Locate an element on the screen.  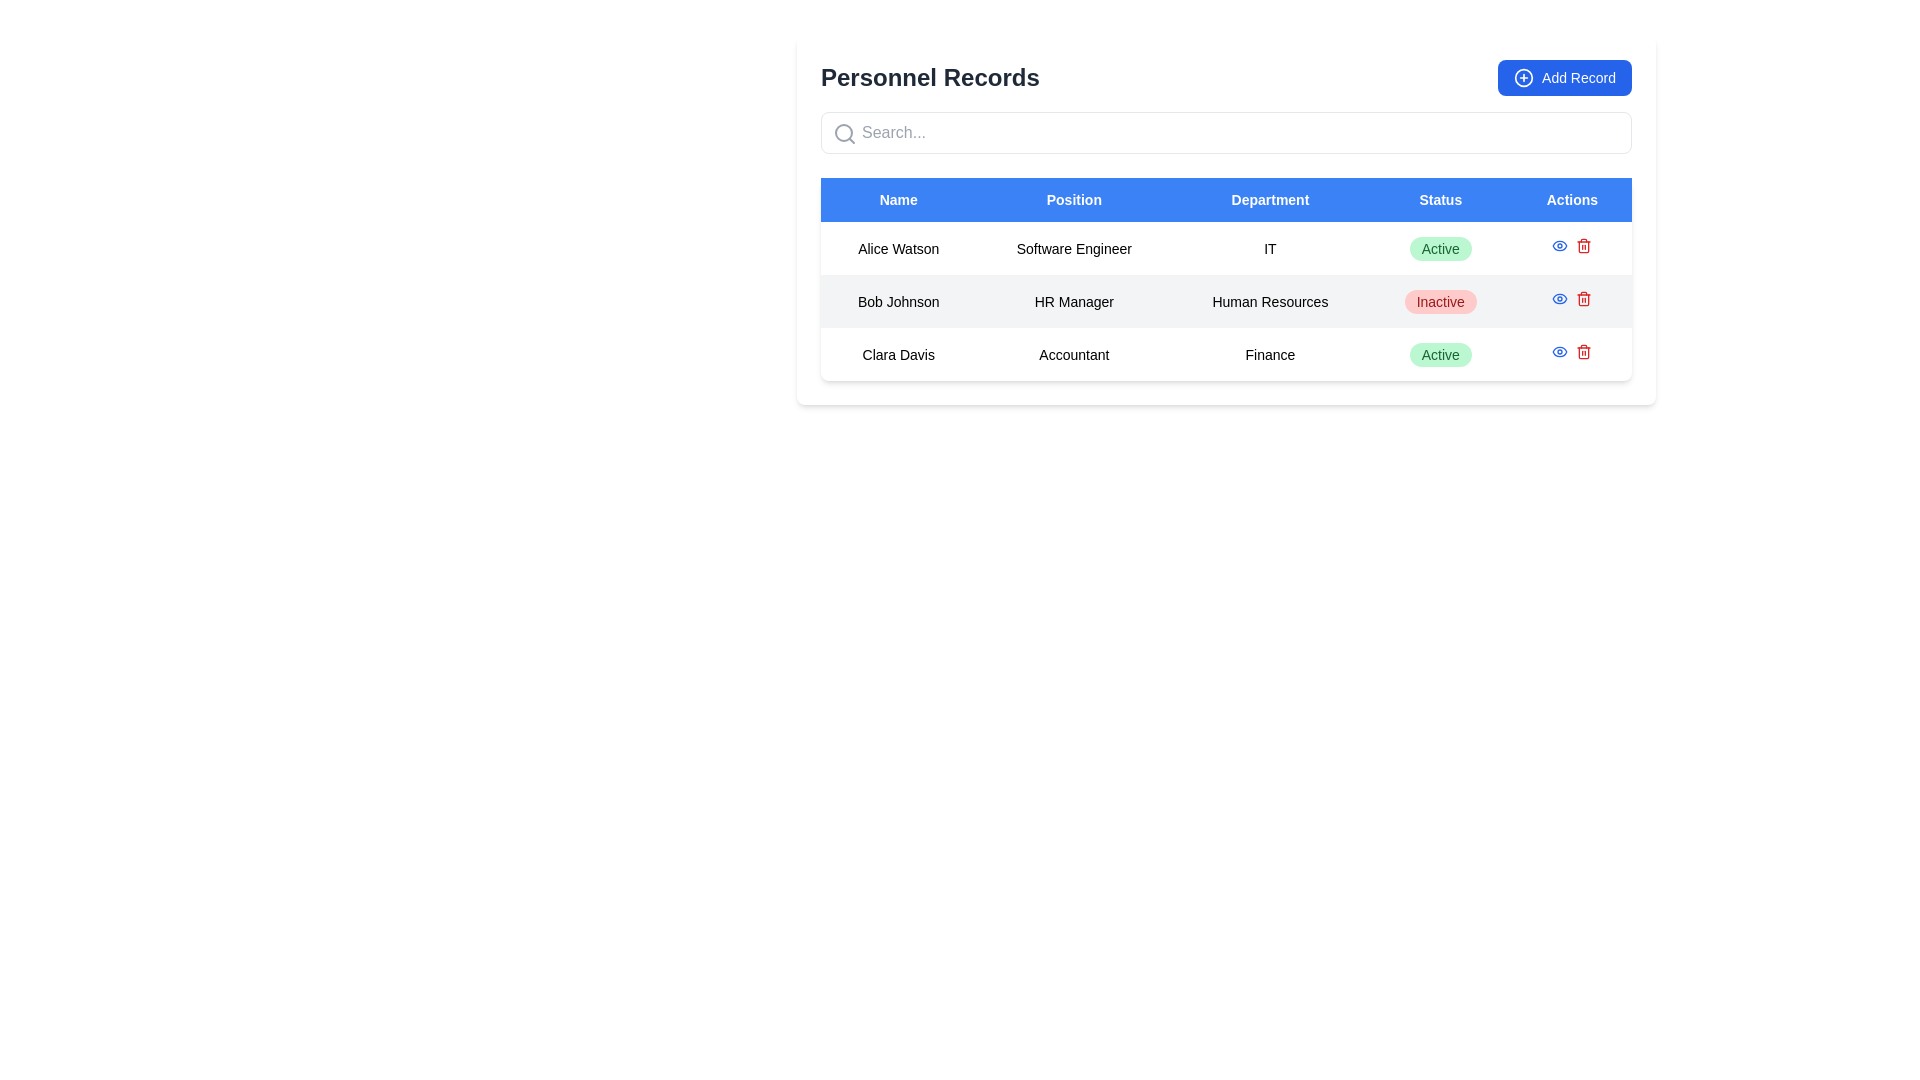
the Text label displaying the job position title 'HR Manager' located in the 'Position' column of the 'Personnel Records' table for 'Bob Johnson' is located at coordinates (1073, 301).